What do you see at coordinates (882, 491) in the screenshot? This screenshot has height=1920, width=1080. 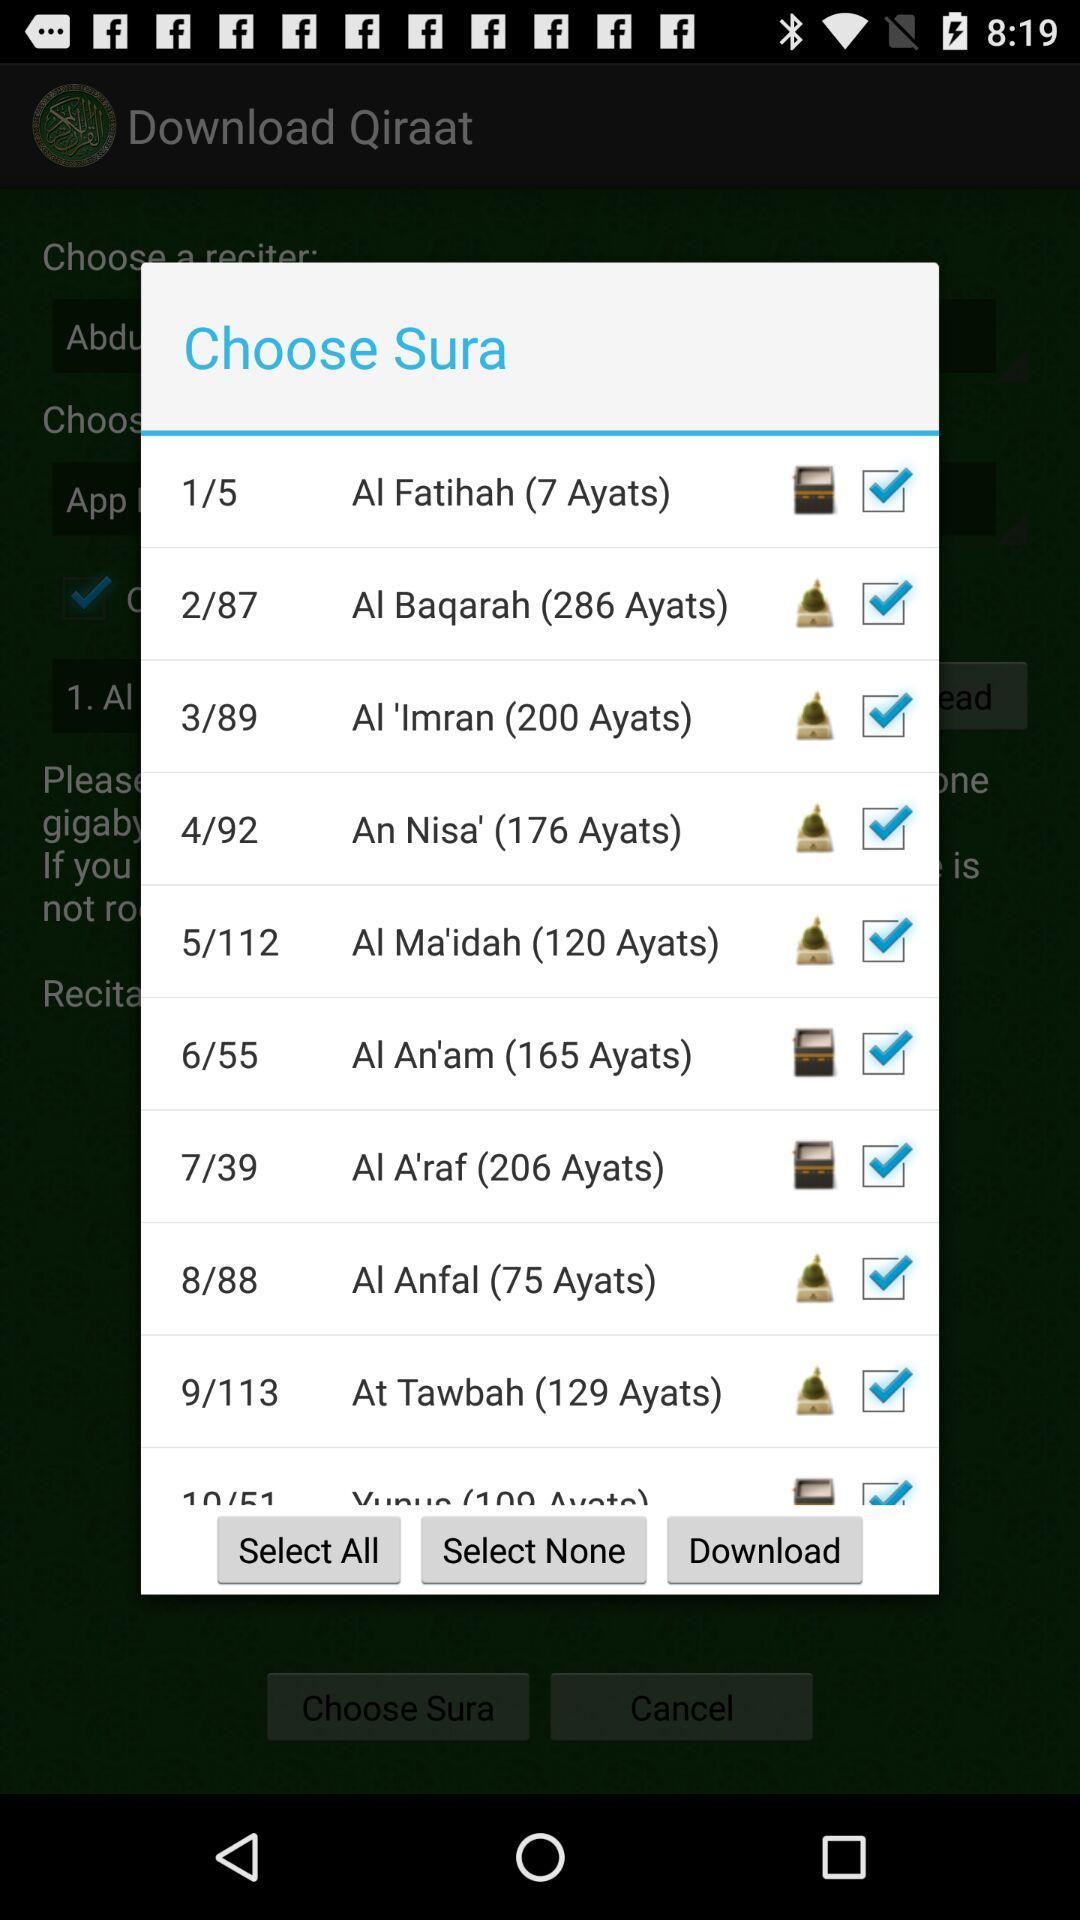 I see `checkbox` at bounding box center [882, 491].